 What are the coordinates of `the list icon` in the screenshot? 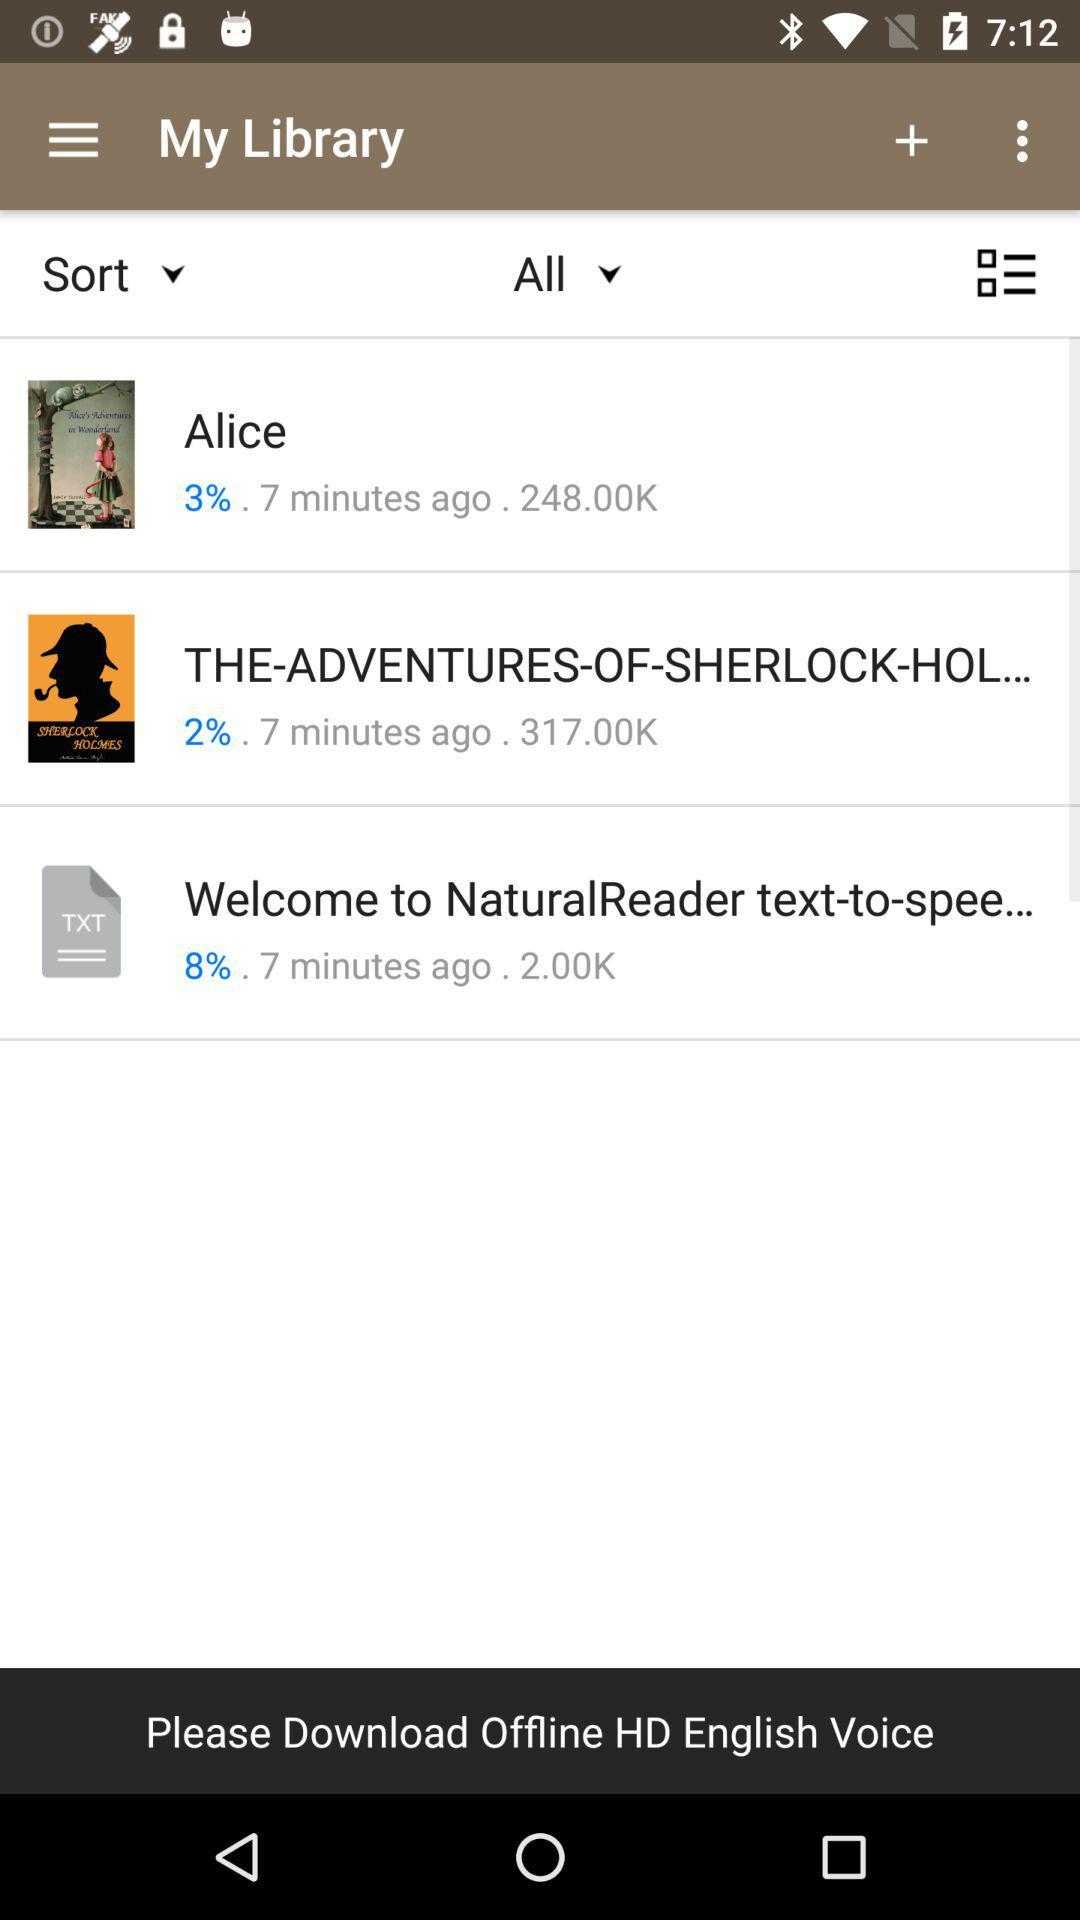 It's located at (1006, 291).